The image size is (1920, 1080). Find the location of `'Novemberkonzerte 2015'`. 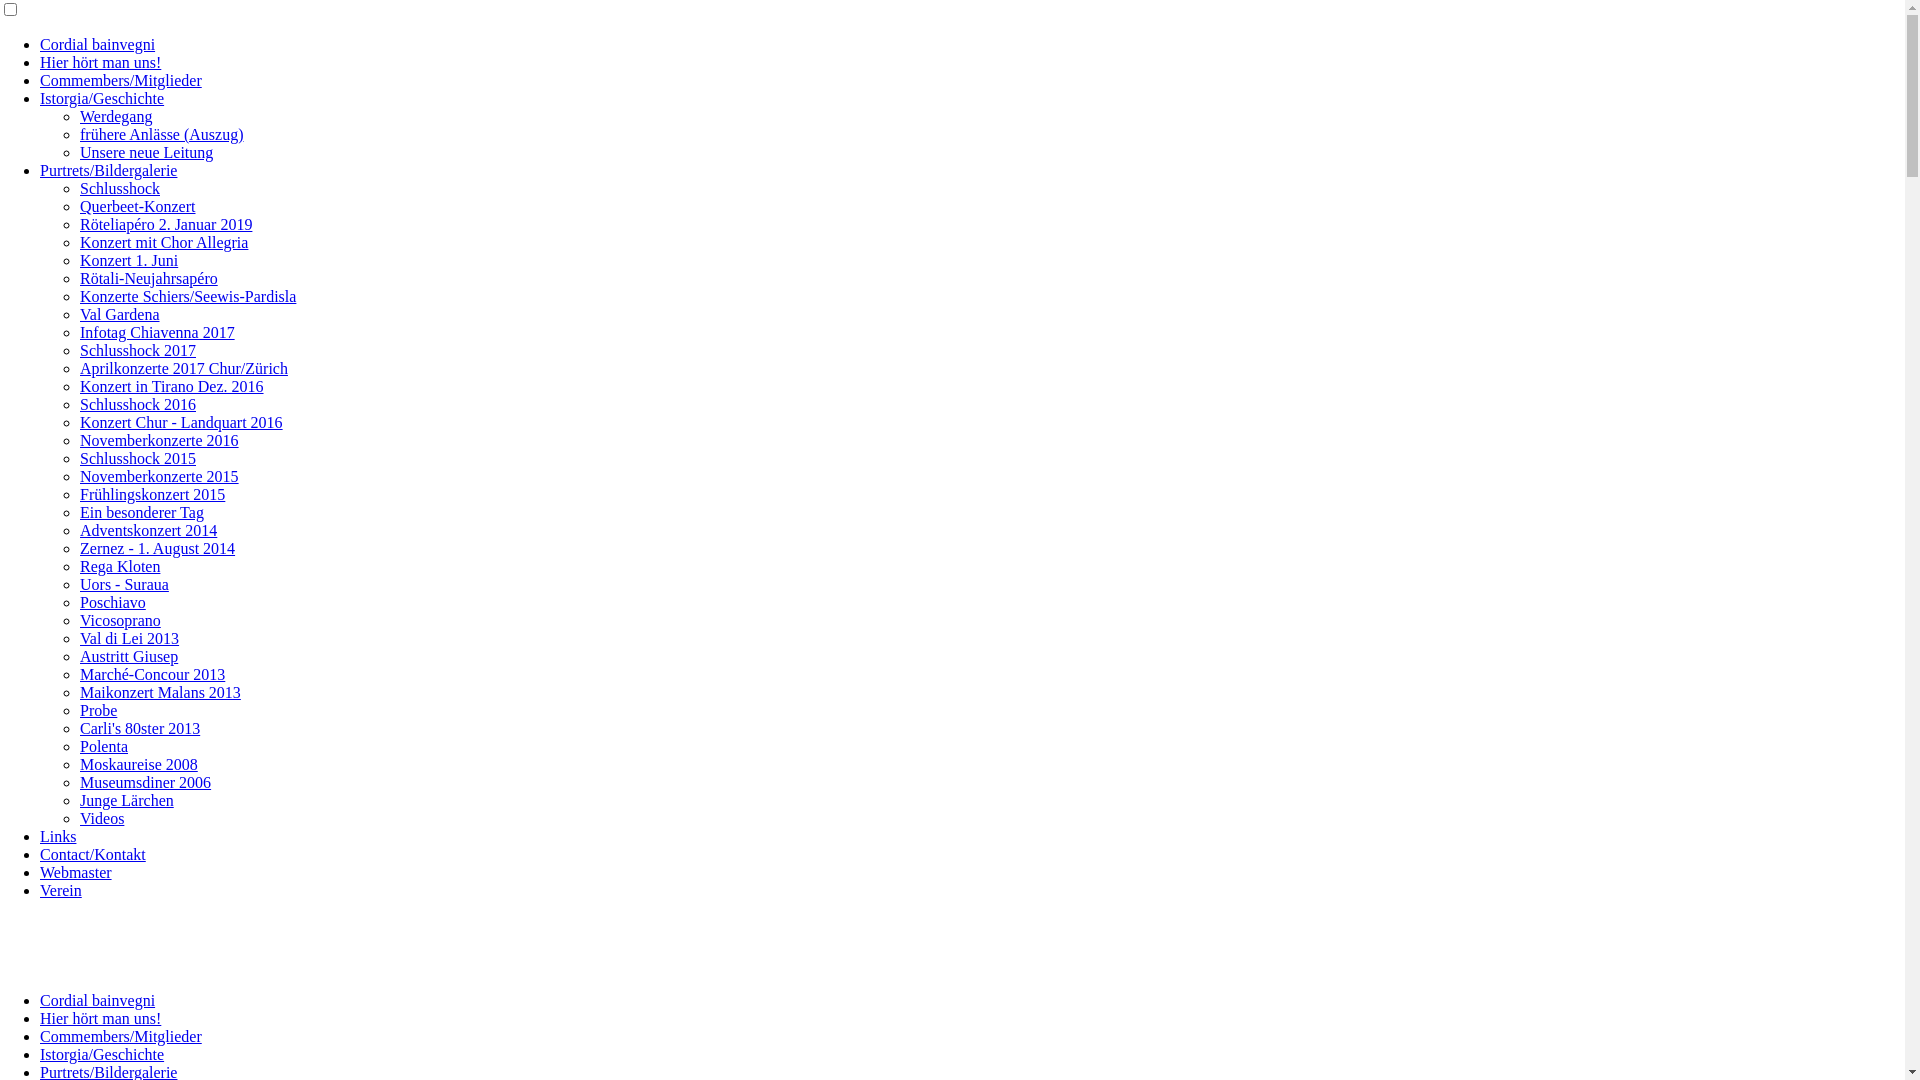

'Novemberkonzerte 2015' is located at coordinates (80, 476).